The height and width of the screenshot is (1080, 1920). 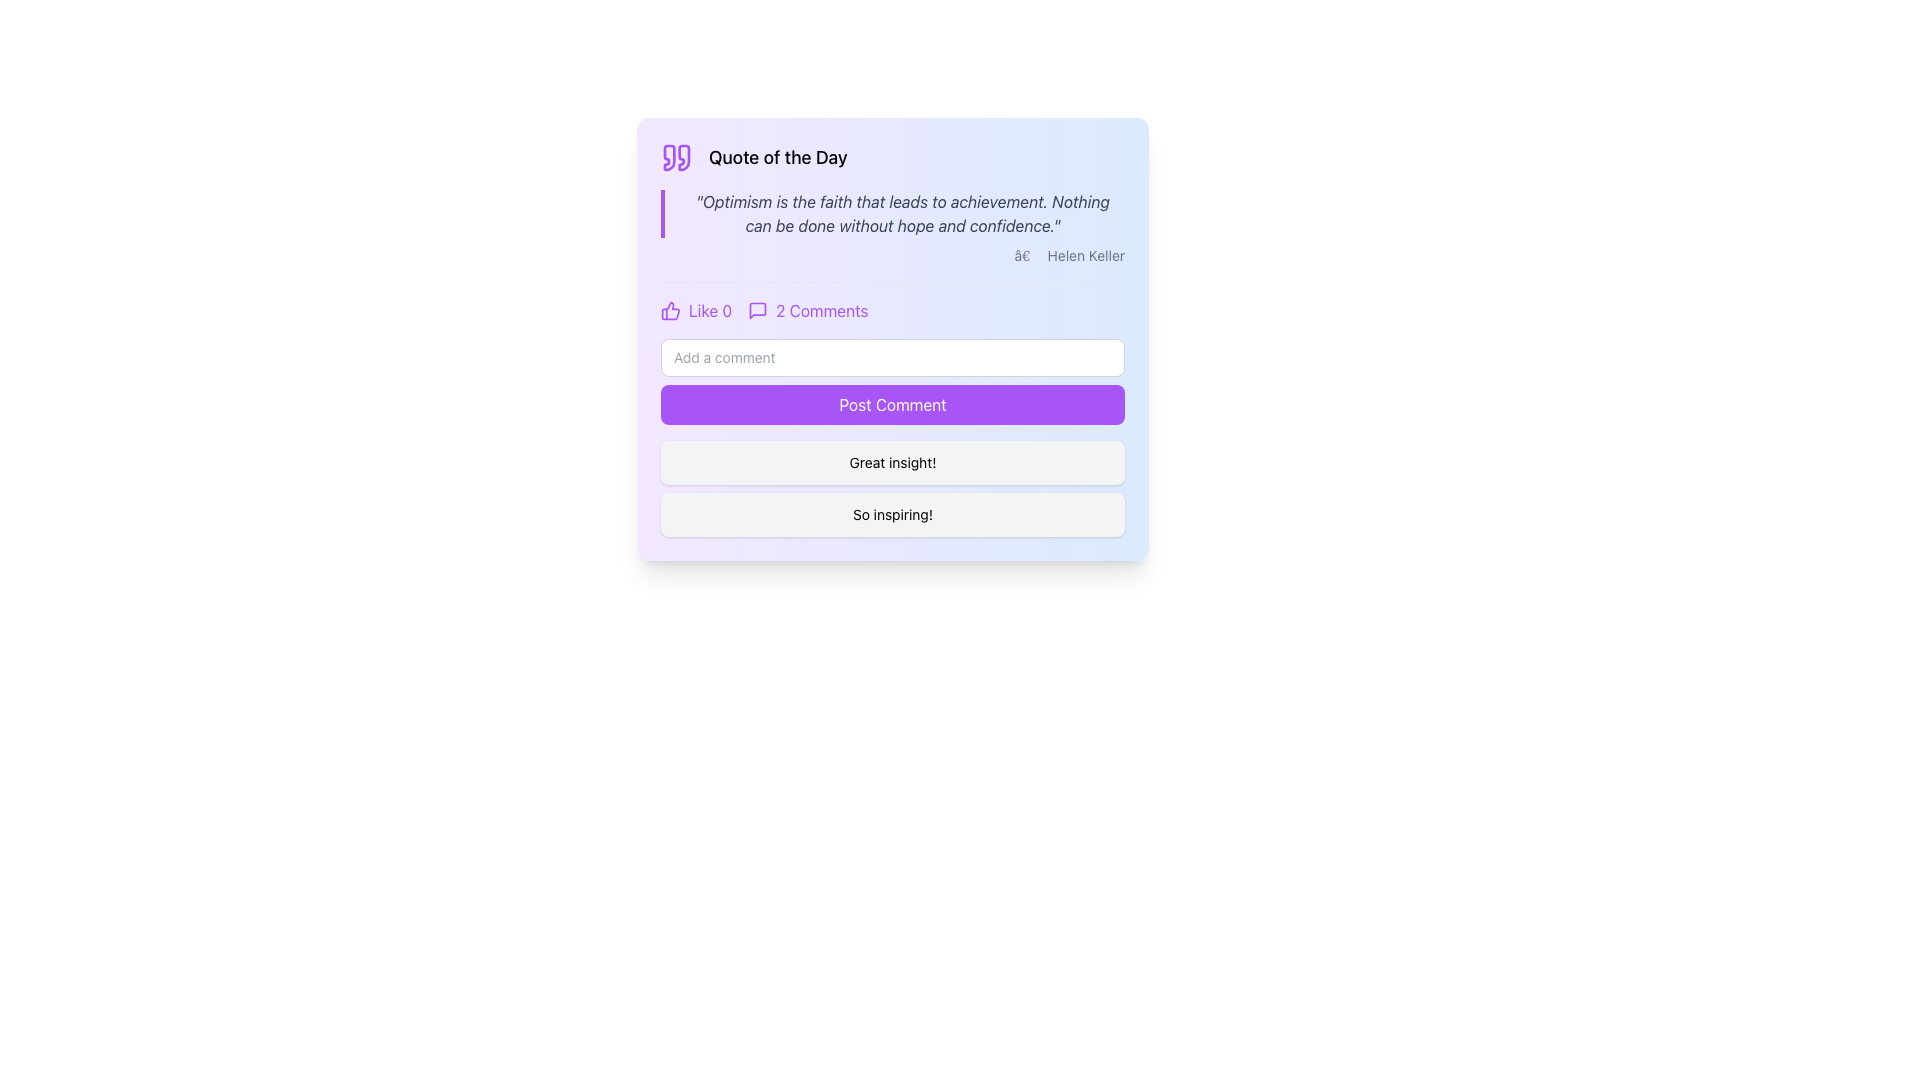 What do you see at coordinates (891, 462) in the screenshot?
I see `the first Text Display Box that displays a user comment or message, located above the message saying 'So inspiring!' and below the purple 'Post Comment' button` at bounding box center [891, 462].